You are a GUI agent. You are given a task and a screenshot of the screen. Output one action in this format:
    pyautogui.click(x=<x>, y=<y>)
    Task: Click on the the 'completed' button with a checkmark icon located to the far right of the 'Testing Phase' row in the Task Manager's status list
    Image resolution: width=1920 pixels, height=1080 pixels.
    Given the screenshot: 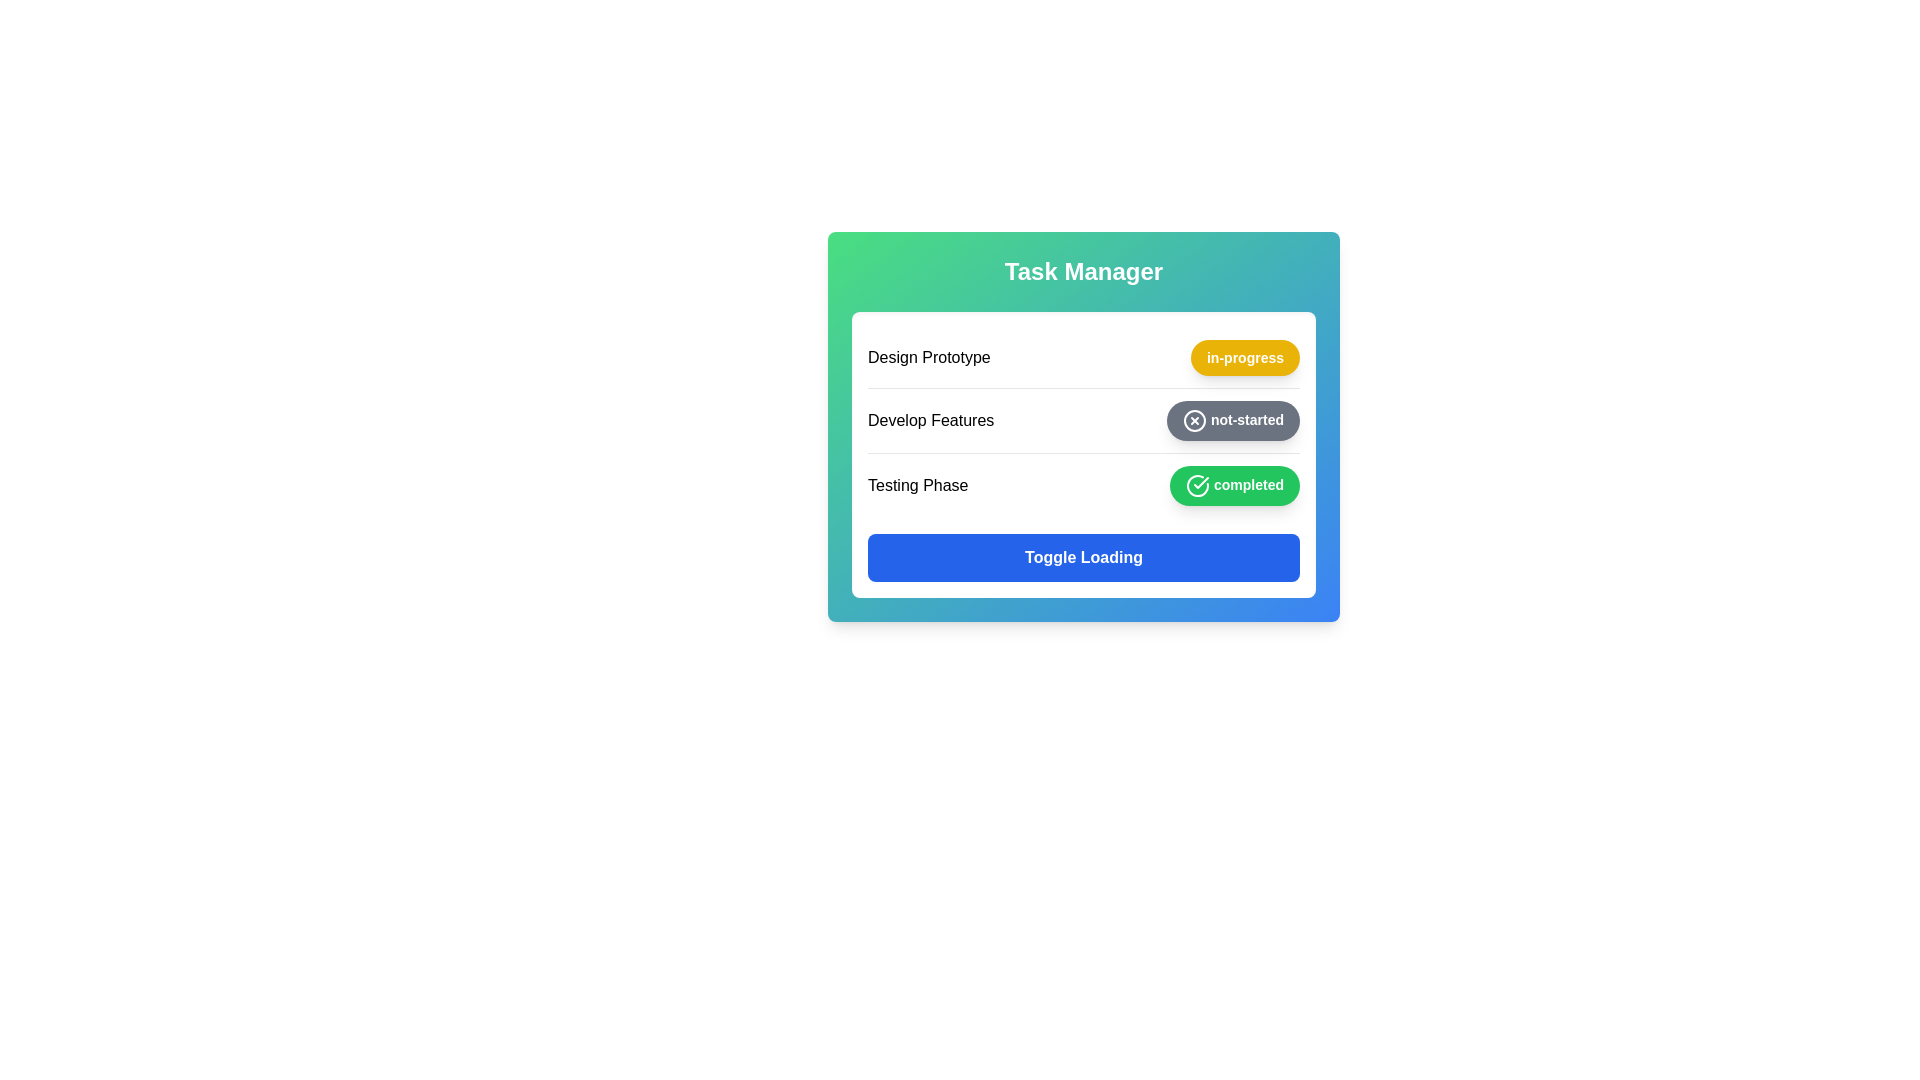 What is the action you would take?
    pyautogui.click(x=1233, y=486)
    